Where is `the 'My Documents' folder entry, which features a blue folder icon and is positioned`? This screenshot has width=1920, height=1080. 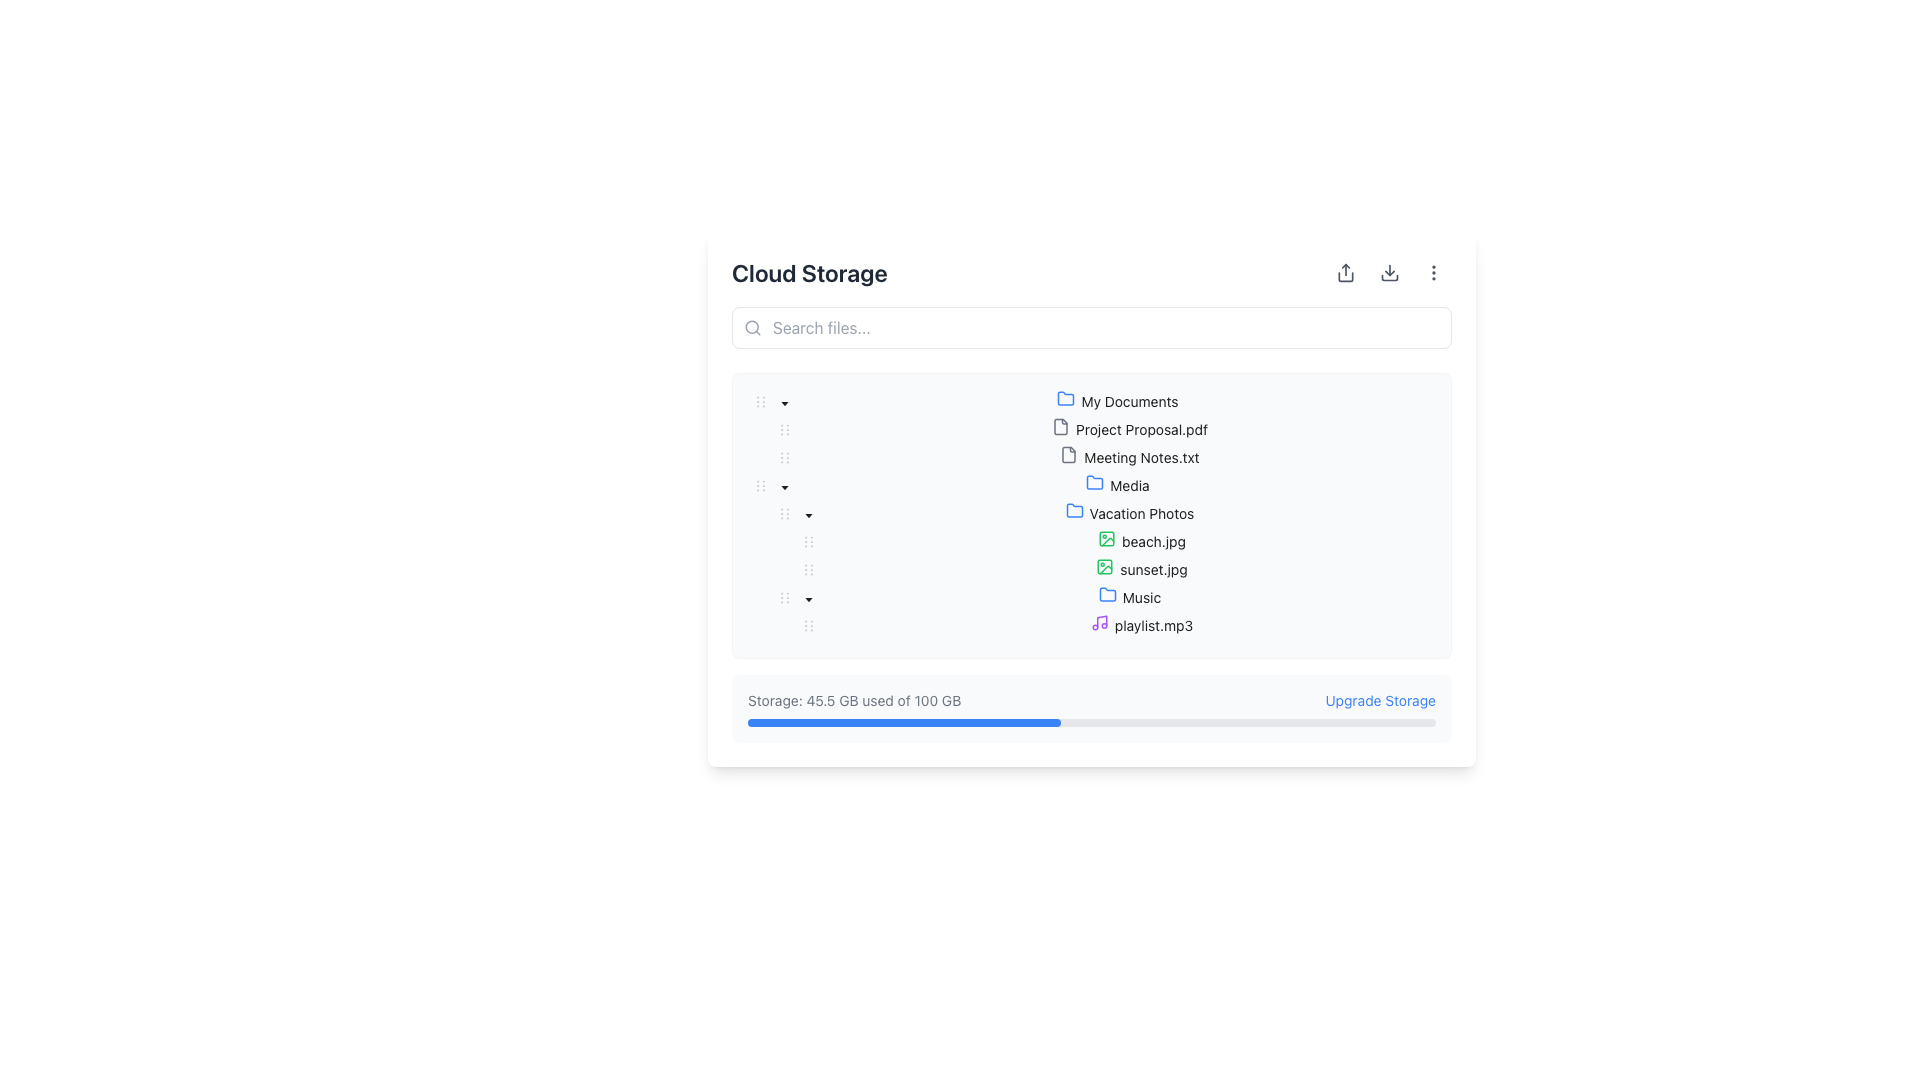
the 'My Documents' folder entry, which features a blue folder icon and is positioned is located at coordinates (1117, 401).